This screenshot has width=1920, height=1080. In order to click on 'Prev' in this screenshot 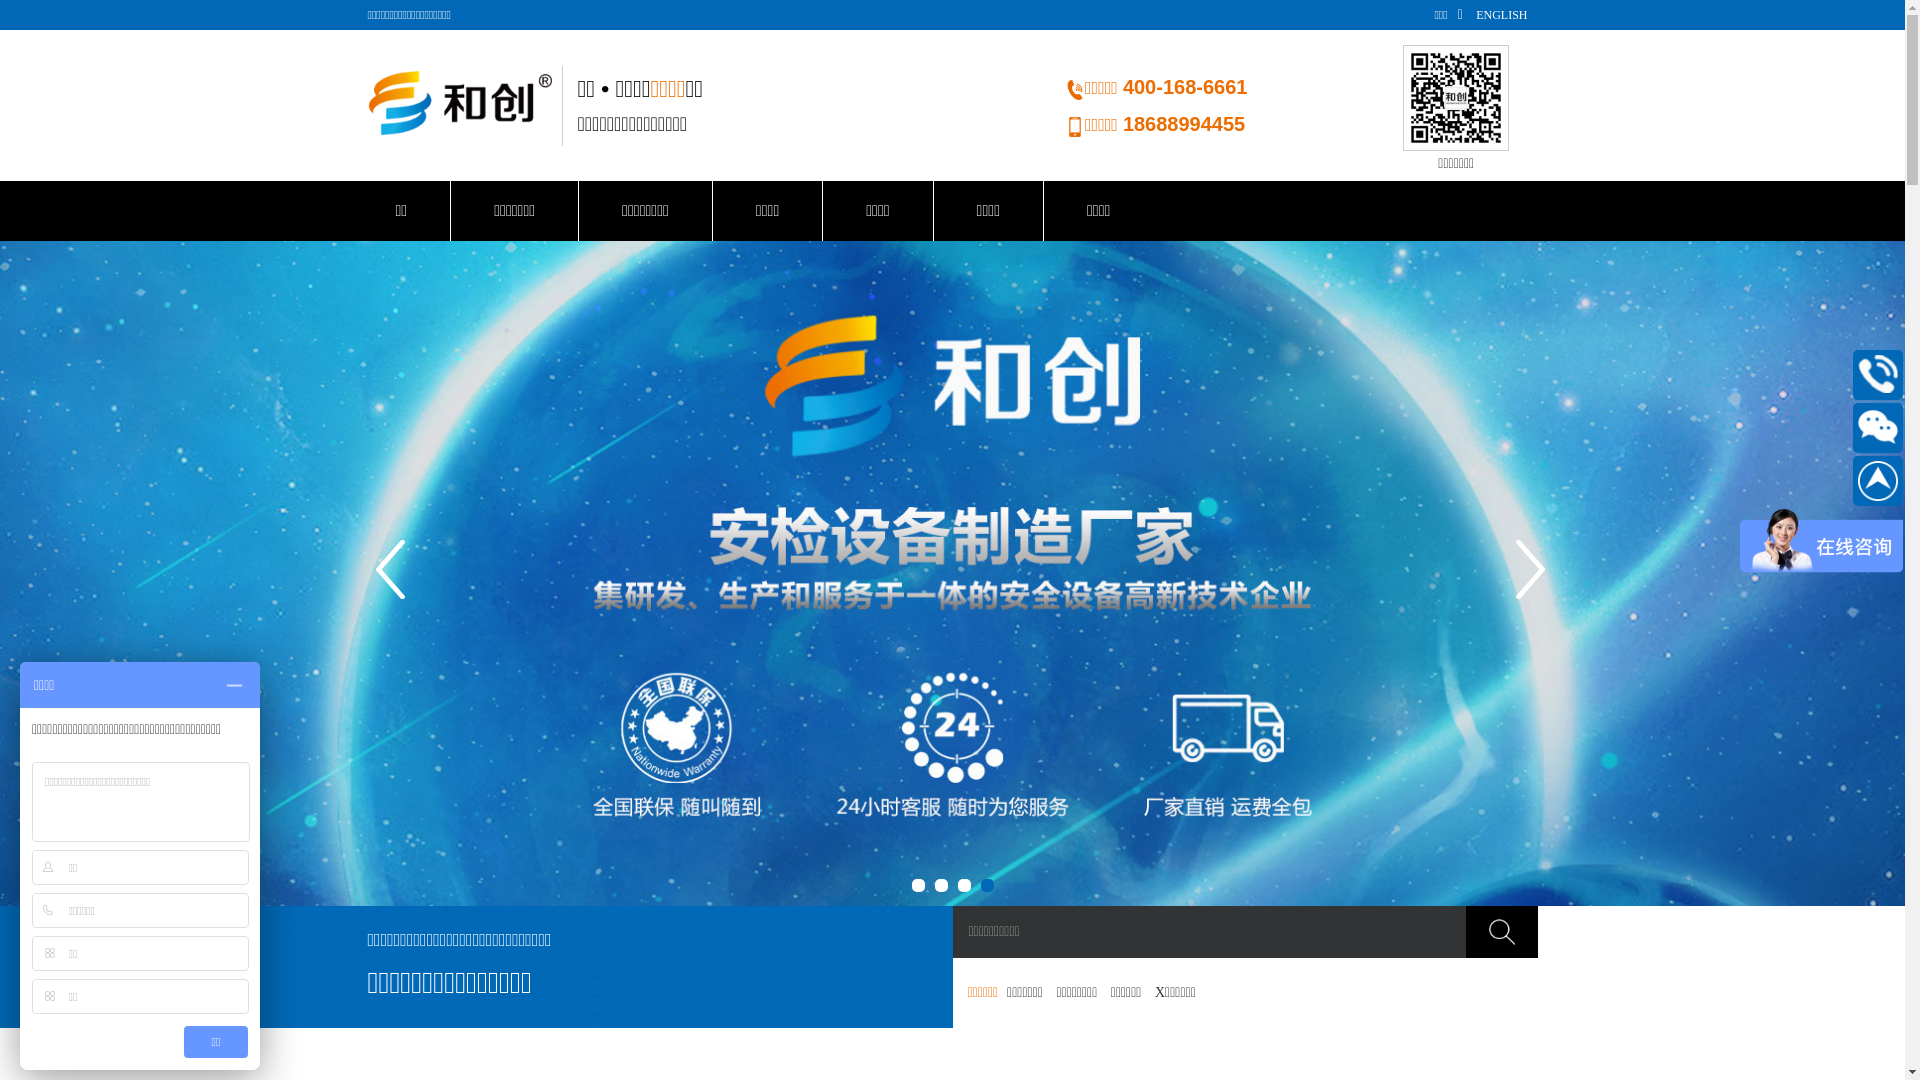, I will do `click(392, 574)`.